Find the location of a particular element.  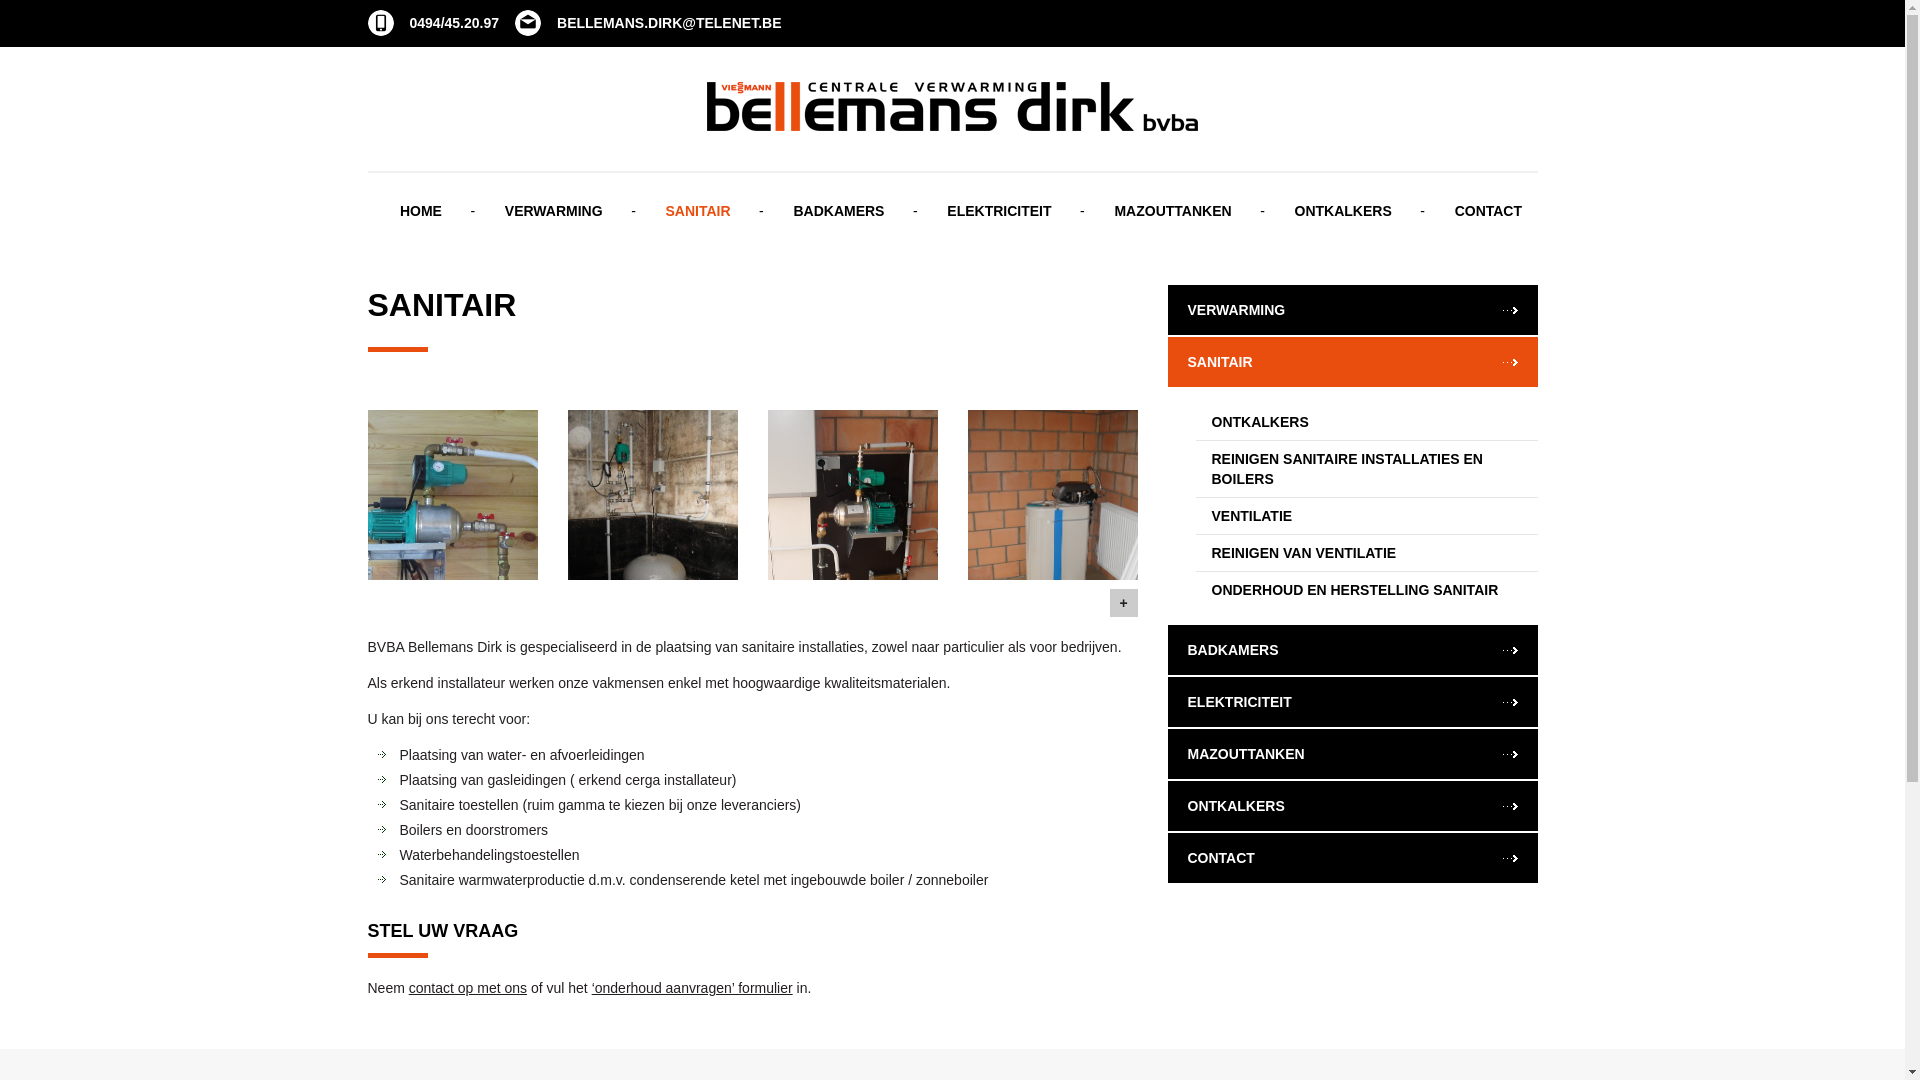

'0494/45.20.97' is located at coordinates (432, 23).